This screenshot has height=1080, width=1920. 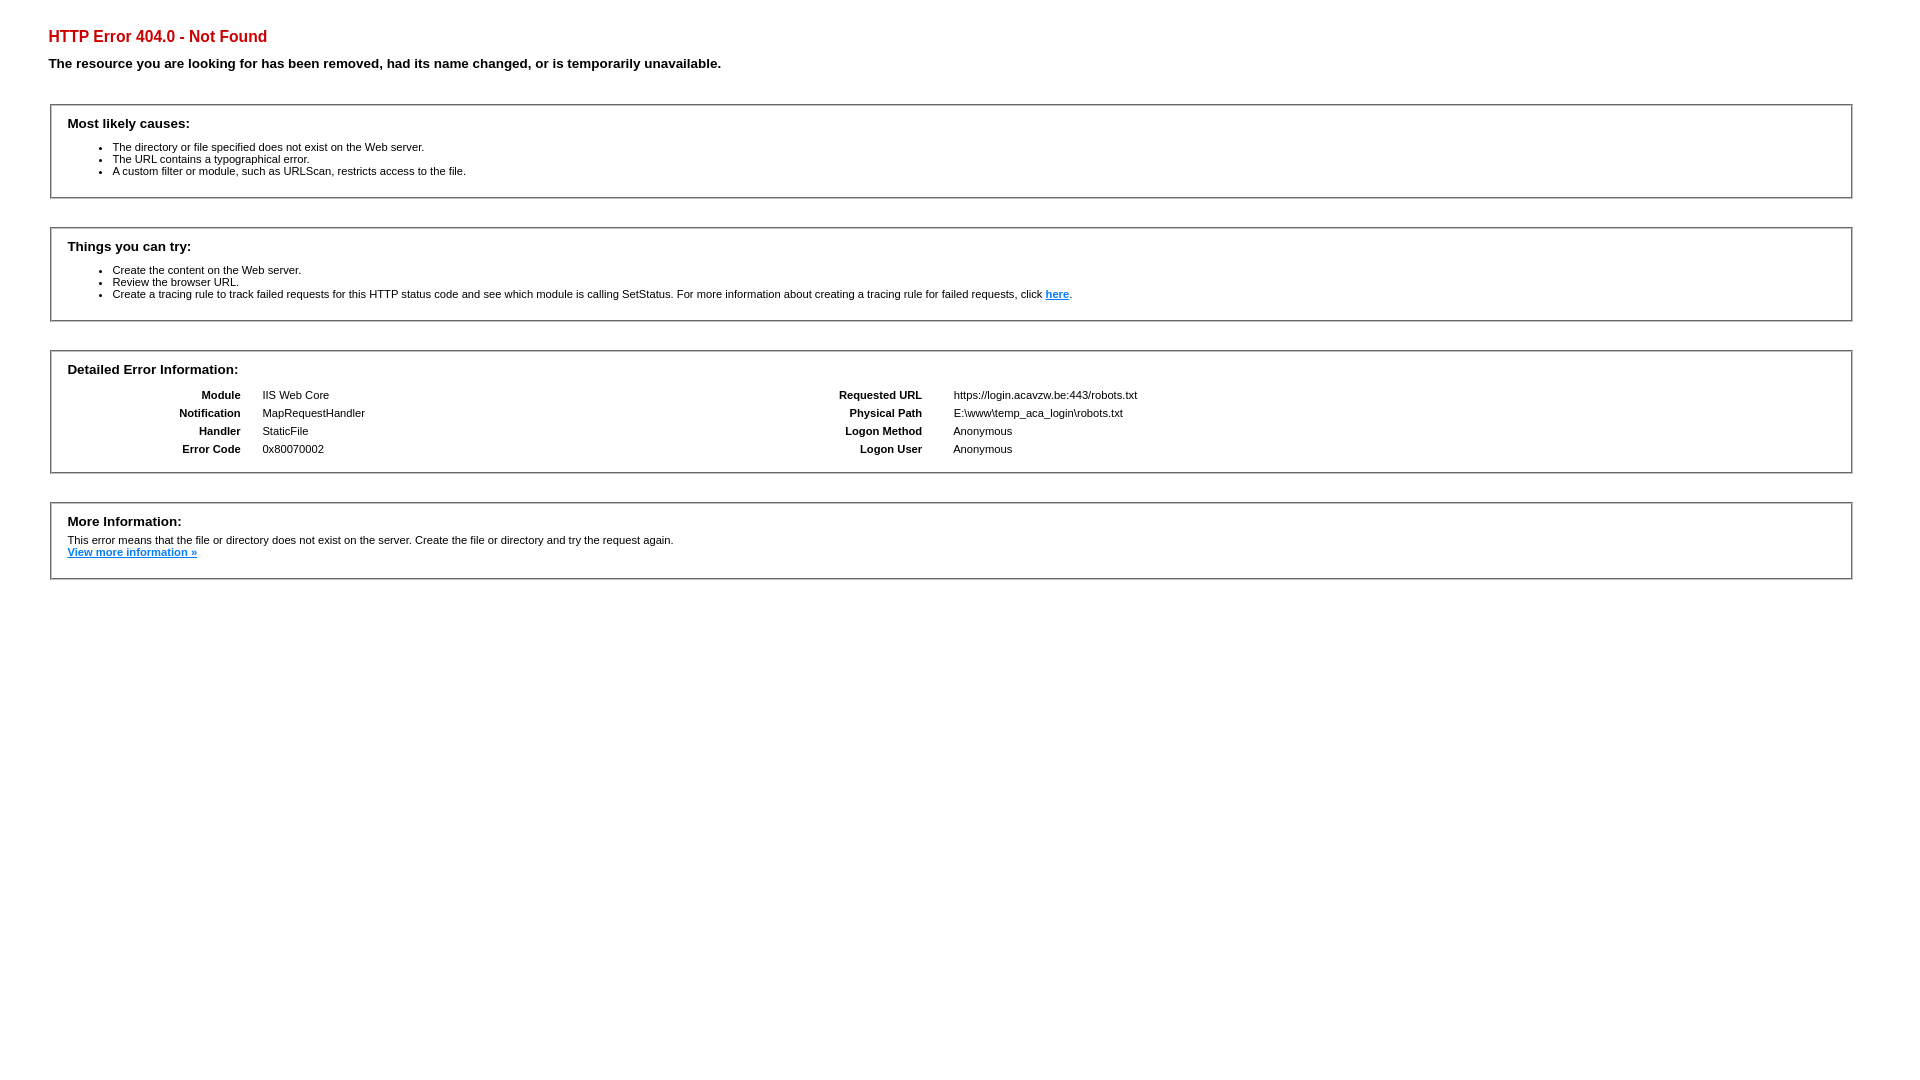 What do you see at coordinates (1056, 293) in the screenshot?
I see `'here'` at bounding box center [1056, 293].